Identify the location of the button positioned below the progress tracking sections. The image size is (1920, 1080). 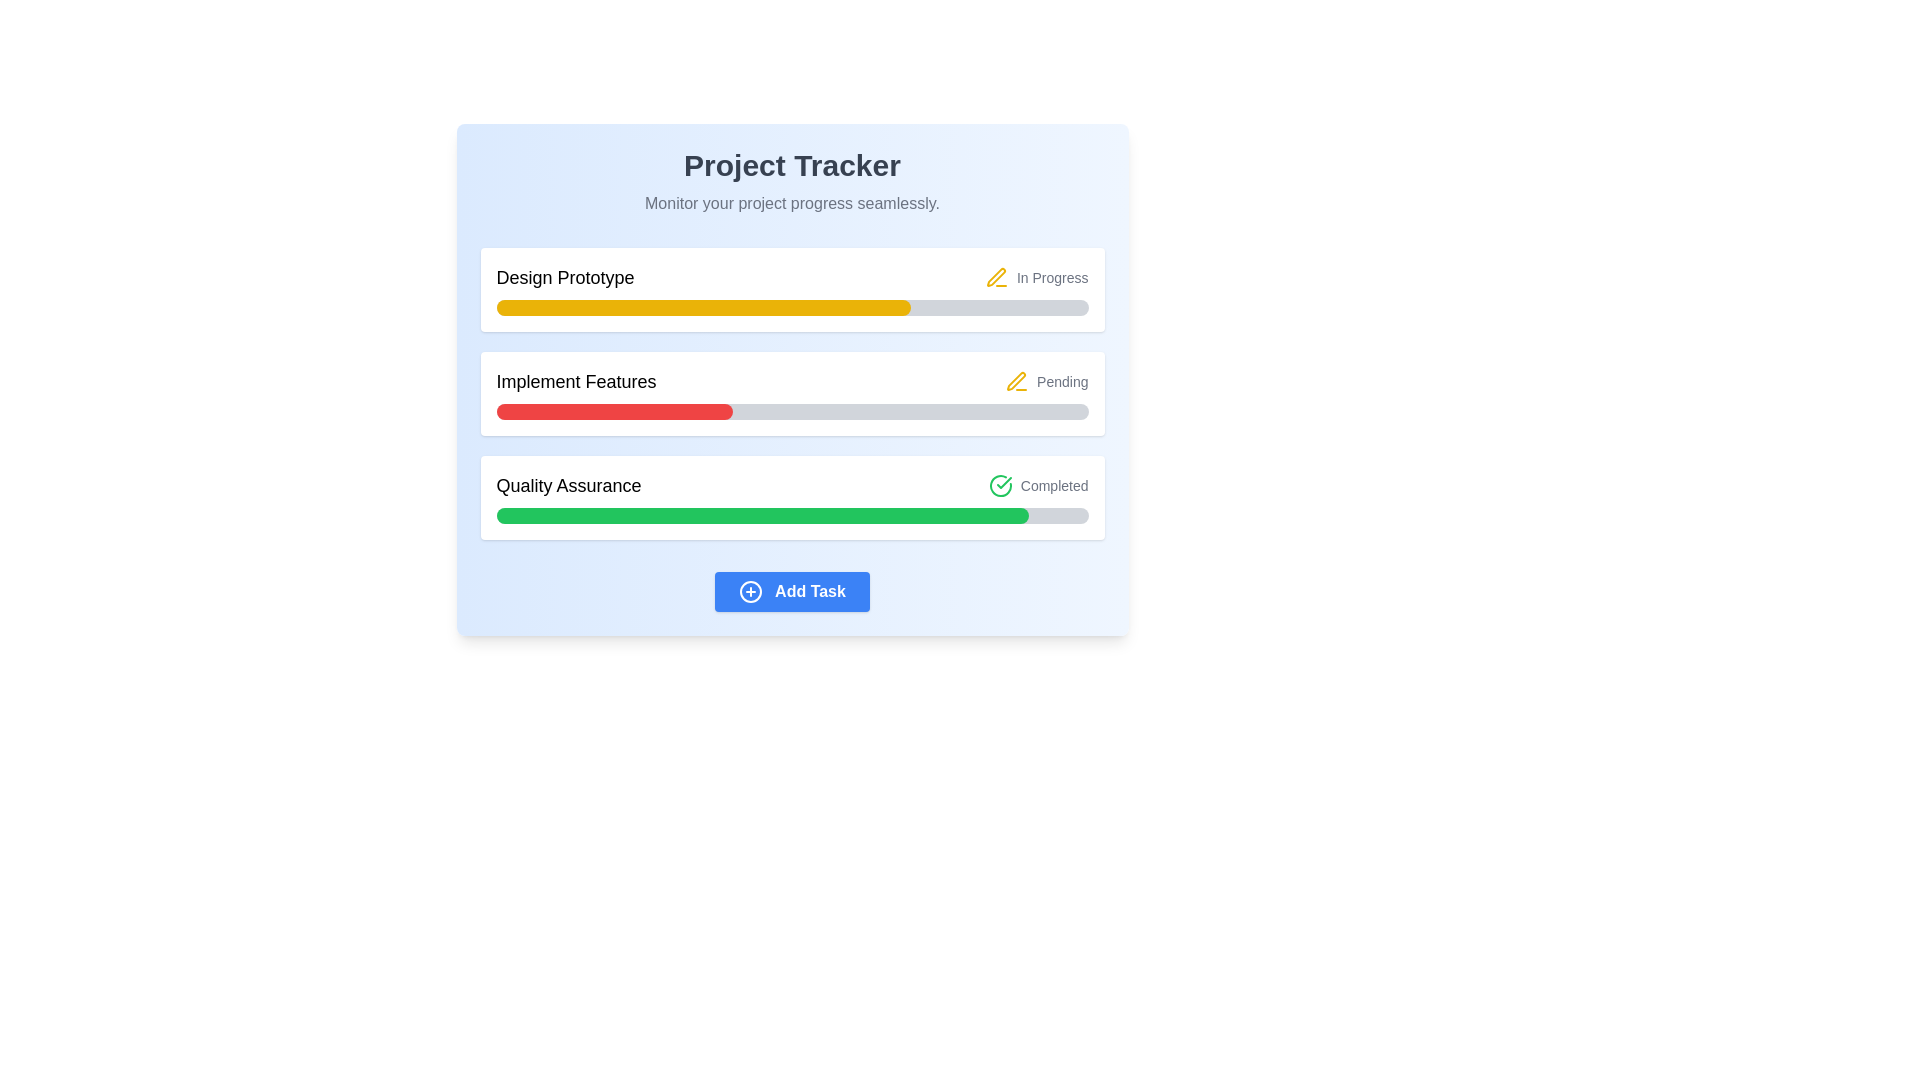
(791, 590).